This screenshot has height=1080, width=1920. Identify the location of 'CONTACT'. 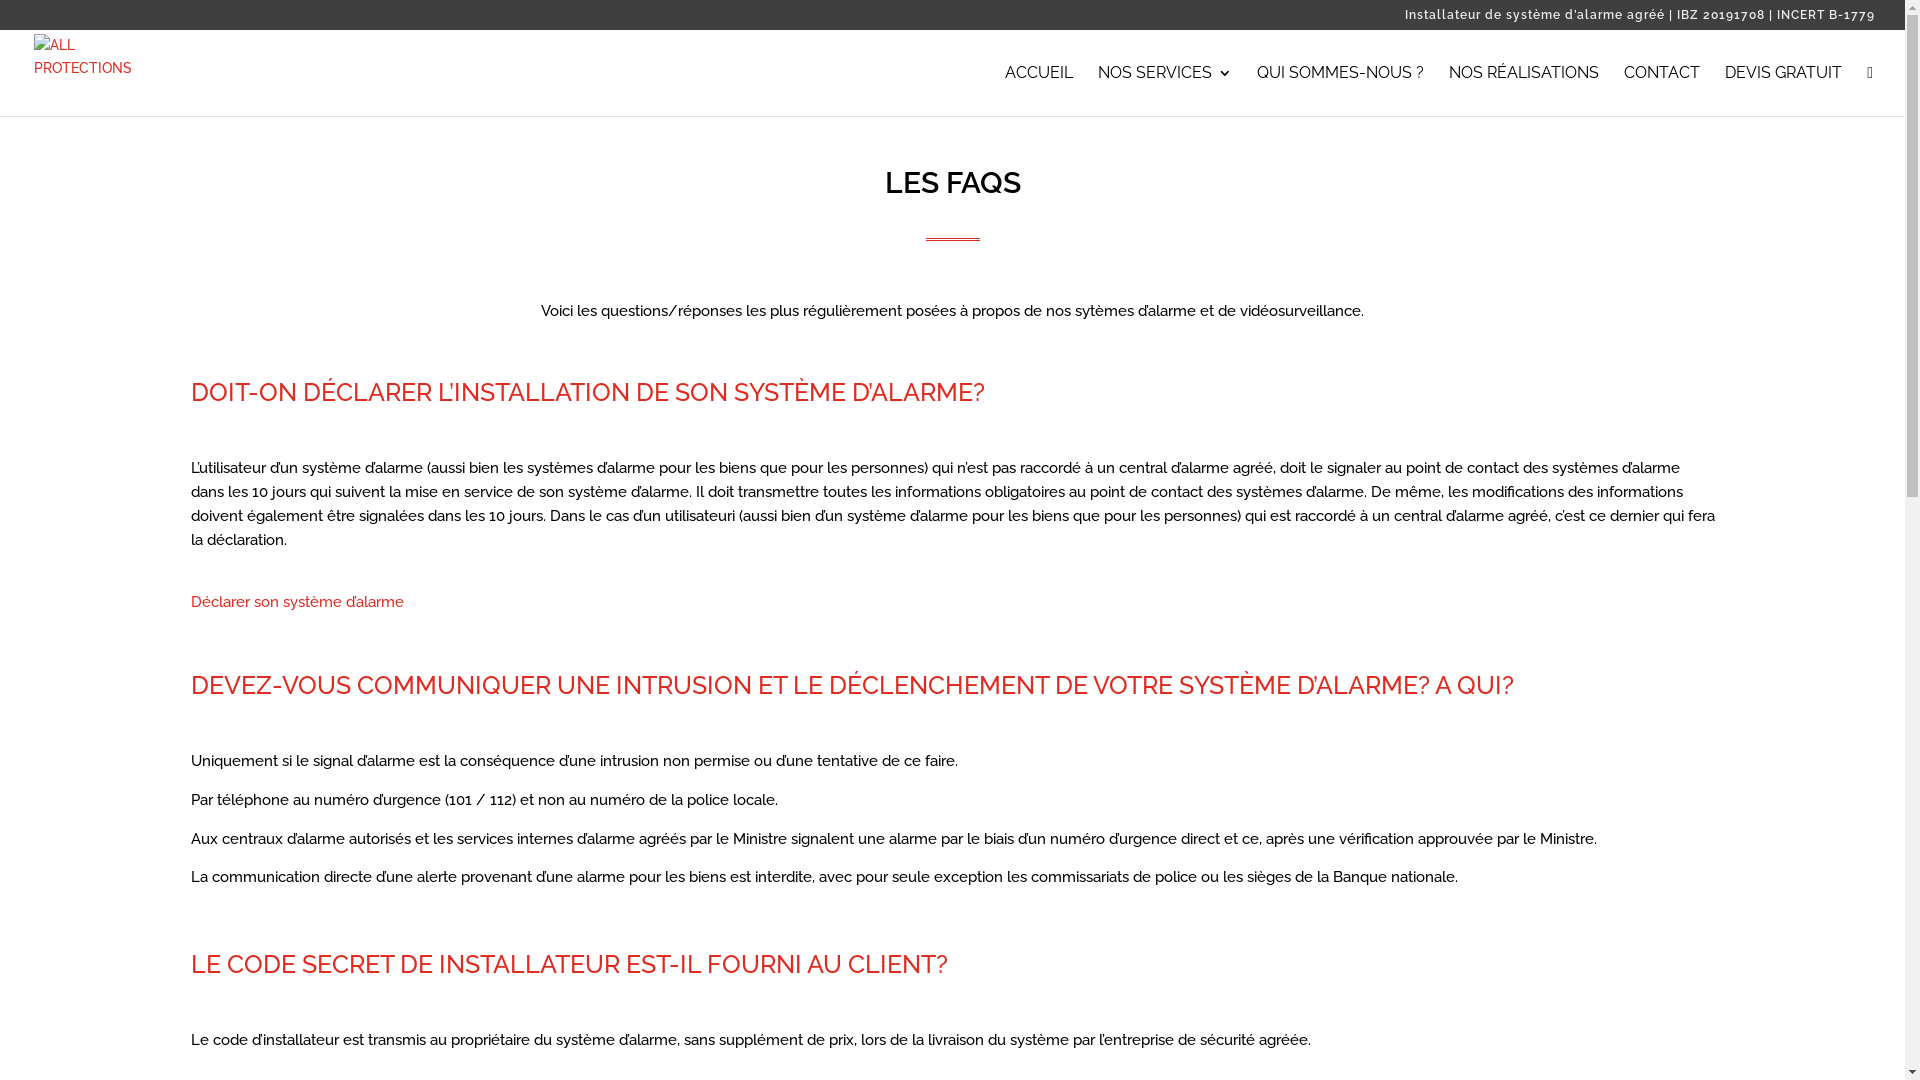
(1623, 90).